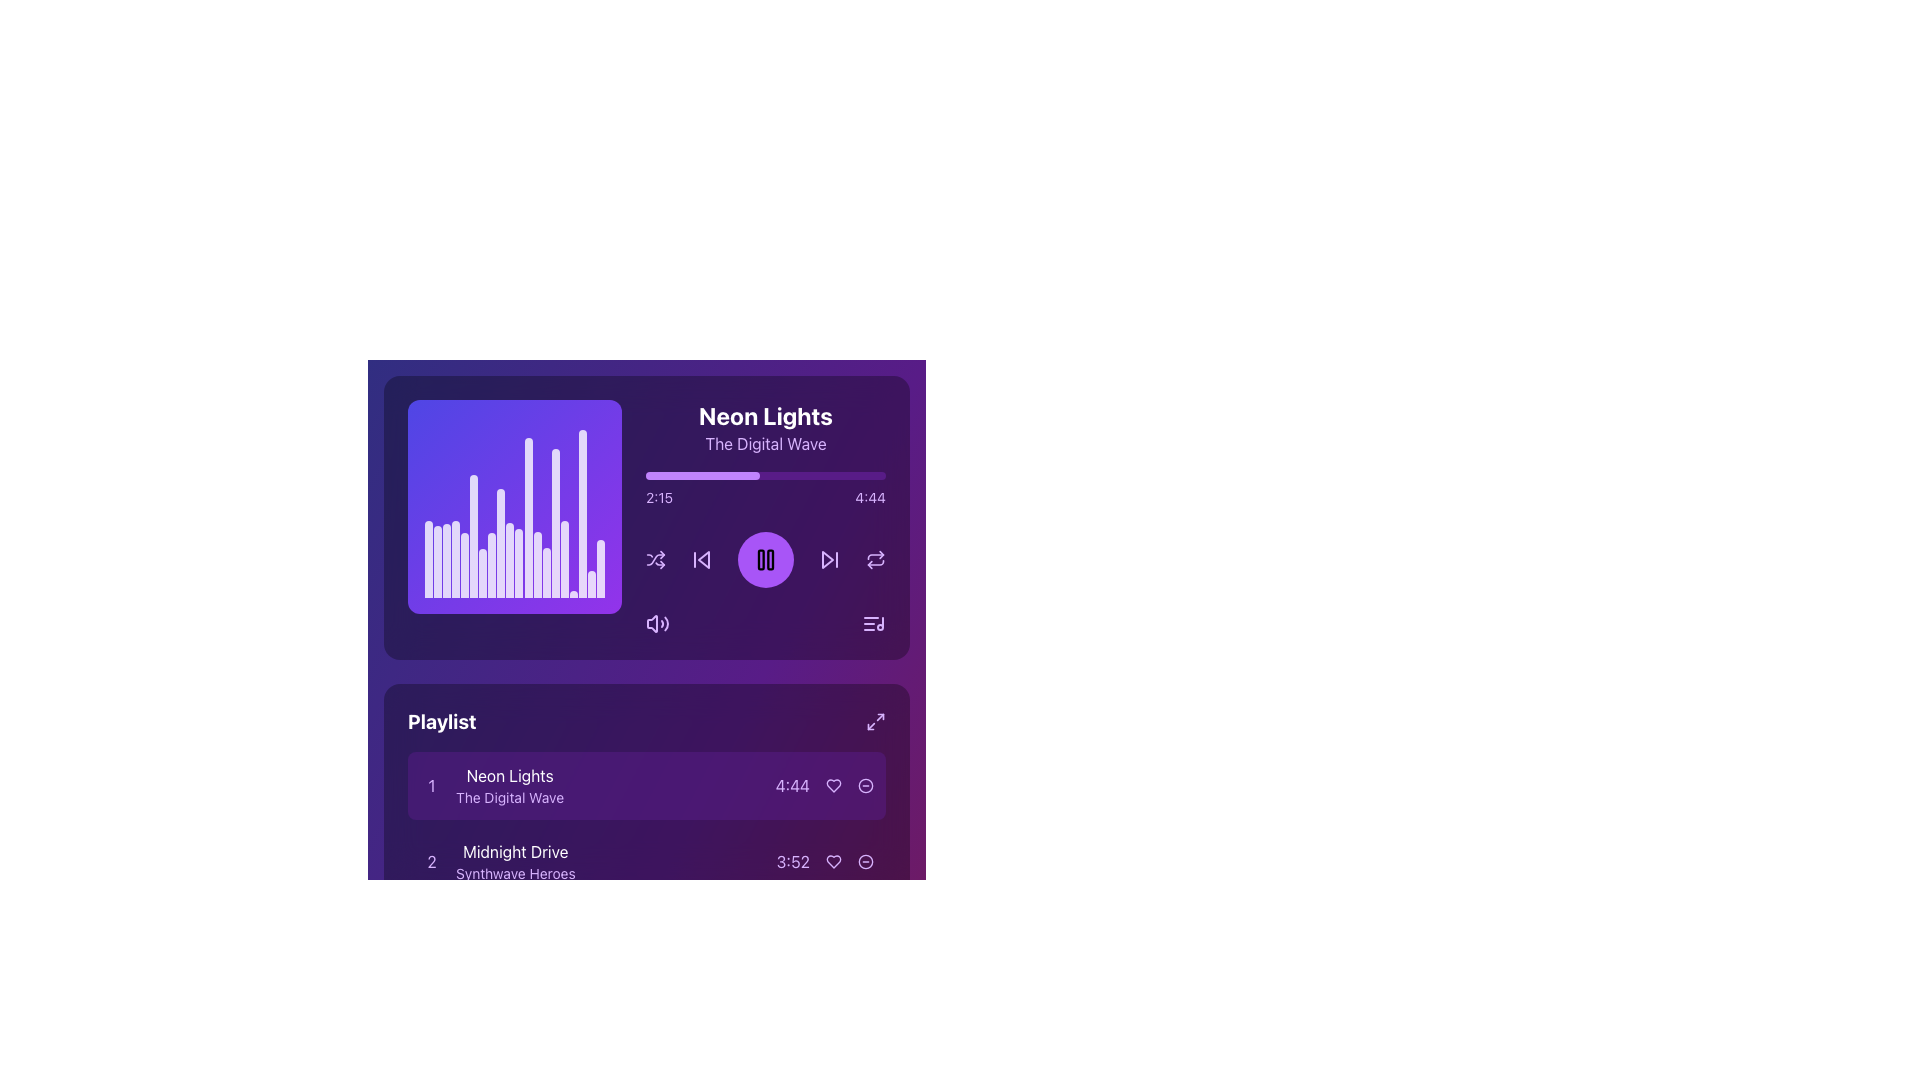 The height and width of the screenshot is (1080, 1920). Describe the element at coordinates (834, 785) in the screenshot. I see `the heart icon button located to the right of the timer '4:44' to express a liking` at that location.